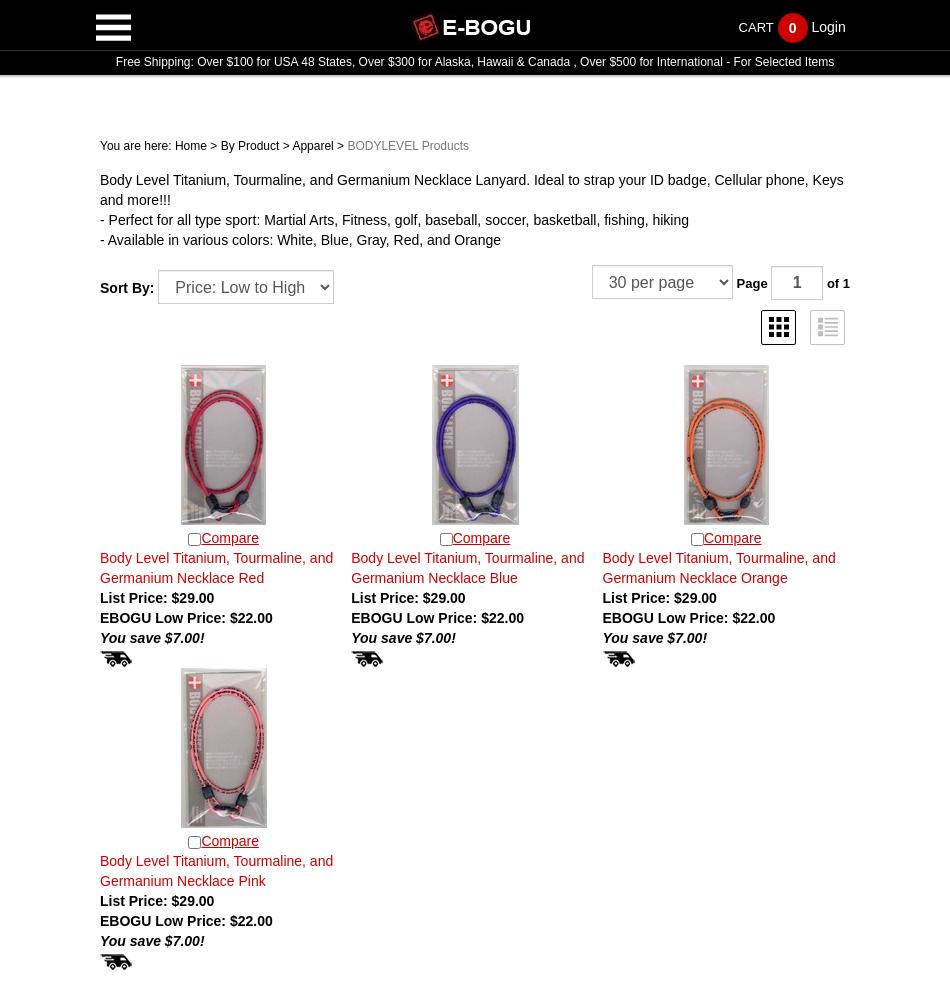 The height and width of the screenshot is (1000, 950). I want to click on 'of 1', so click(835, 282).